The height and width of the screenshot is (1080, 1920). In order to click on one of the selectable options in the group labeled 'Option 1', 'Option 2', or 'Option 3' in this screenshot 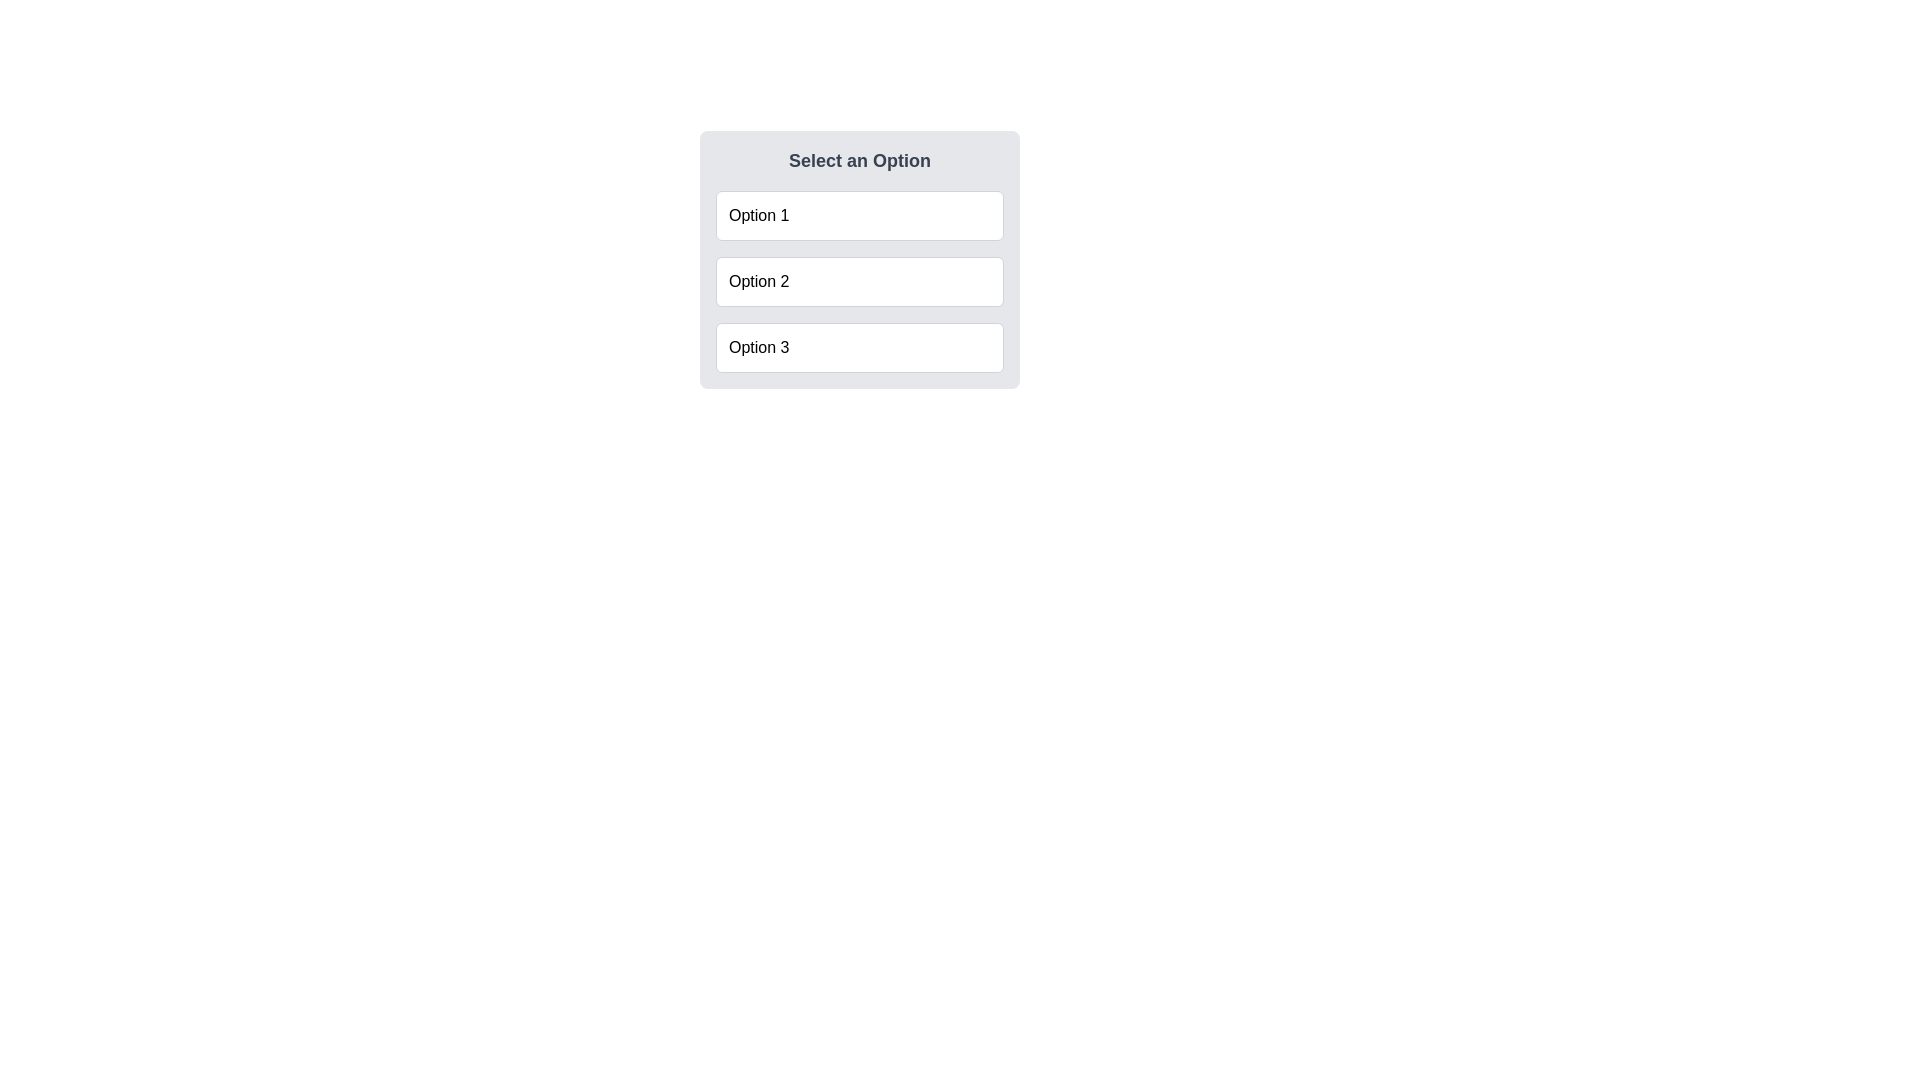, I will do `click(859, 258)`.